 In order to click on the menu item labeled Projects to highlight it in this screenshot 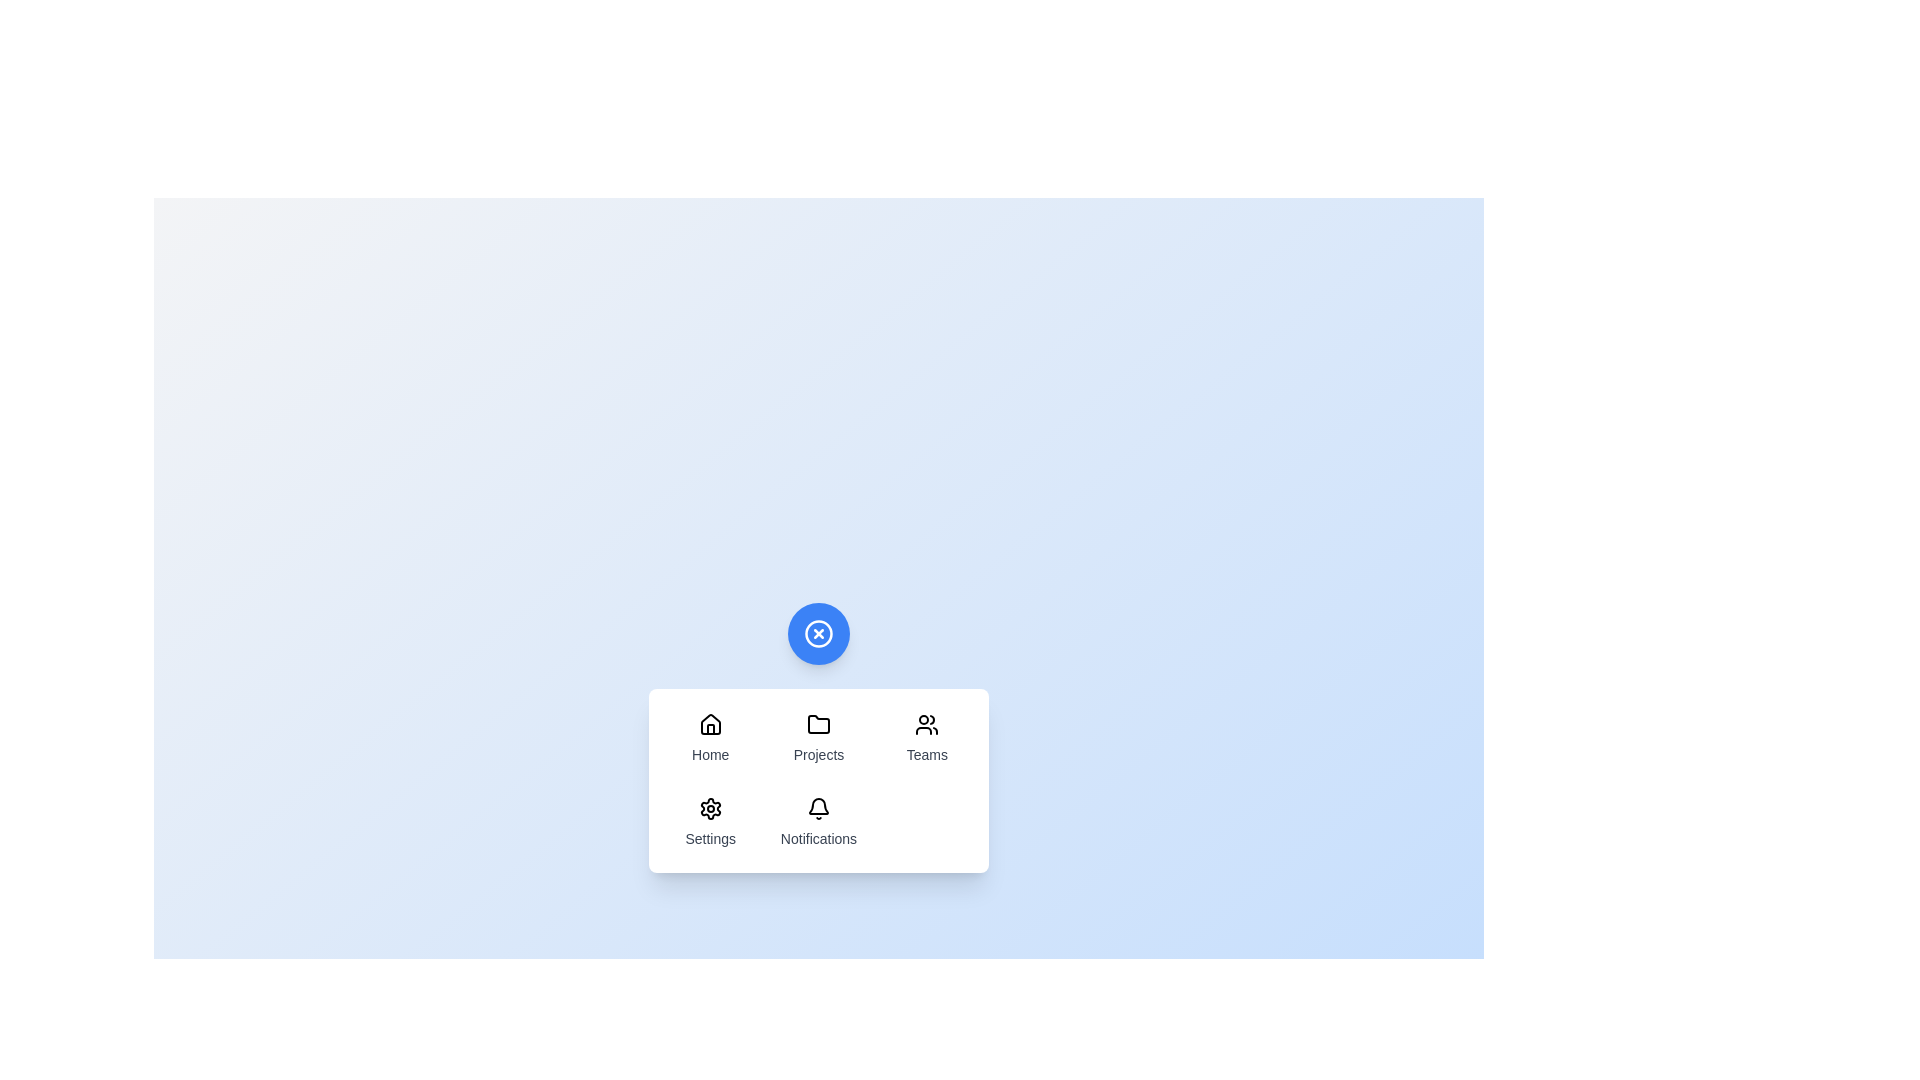, I will do `click(819, 739)`.